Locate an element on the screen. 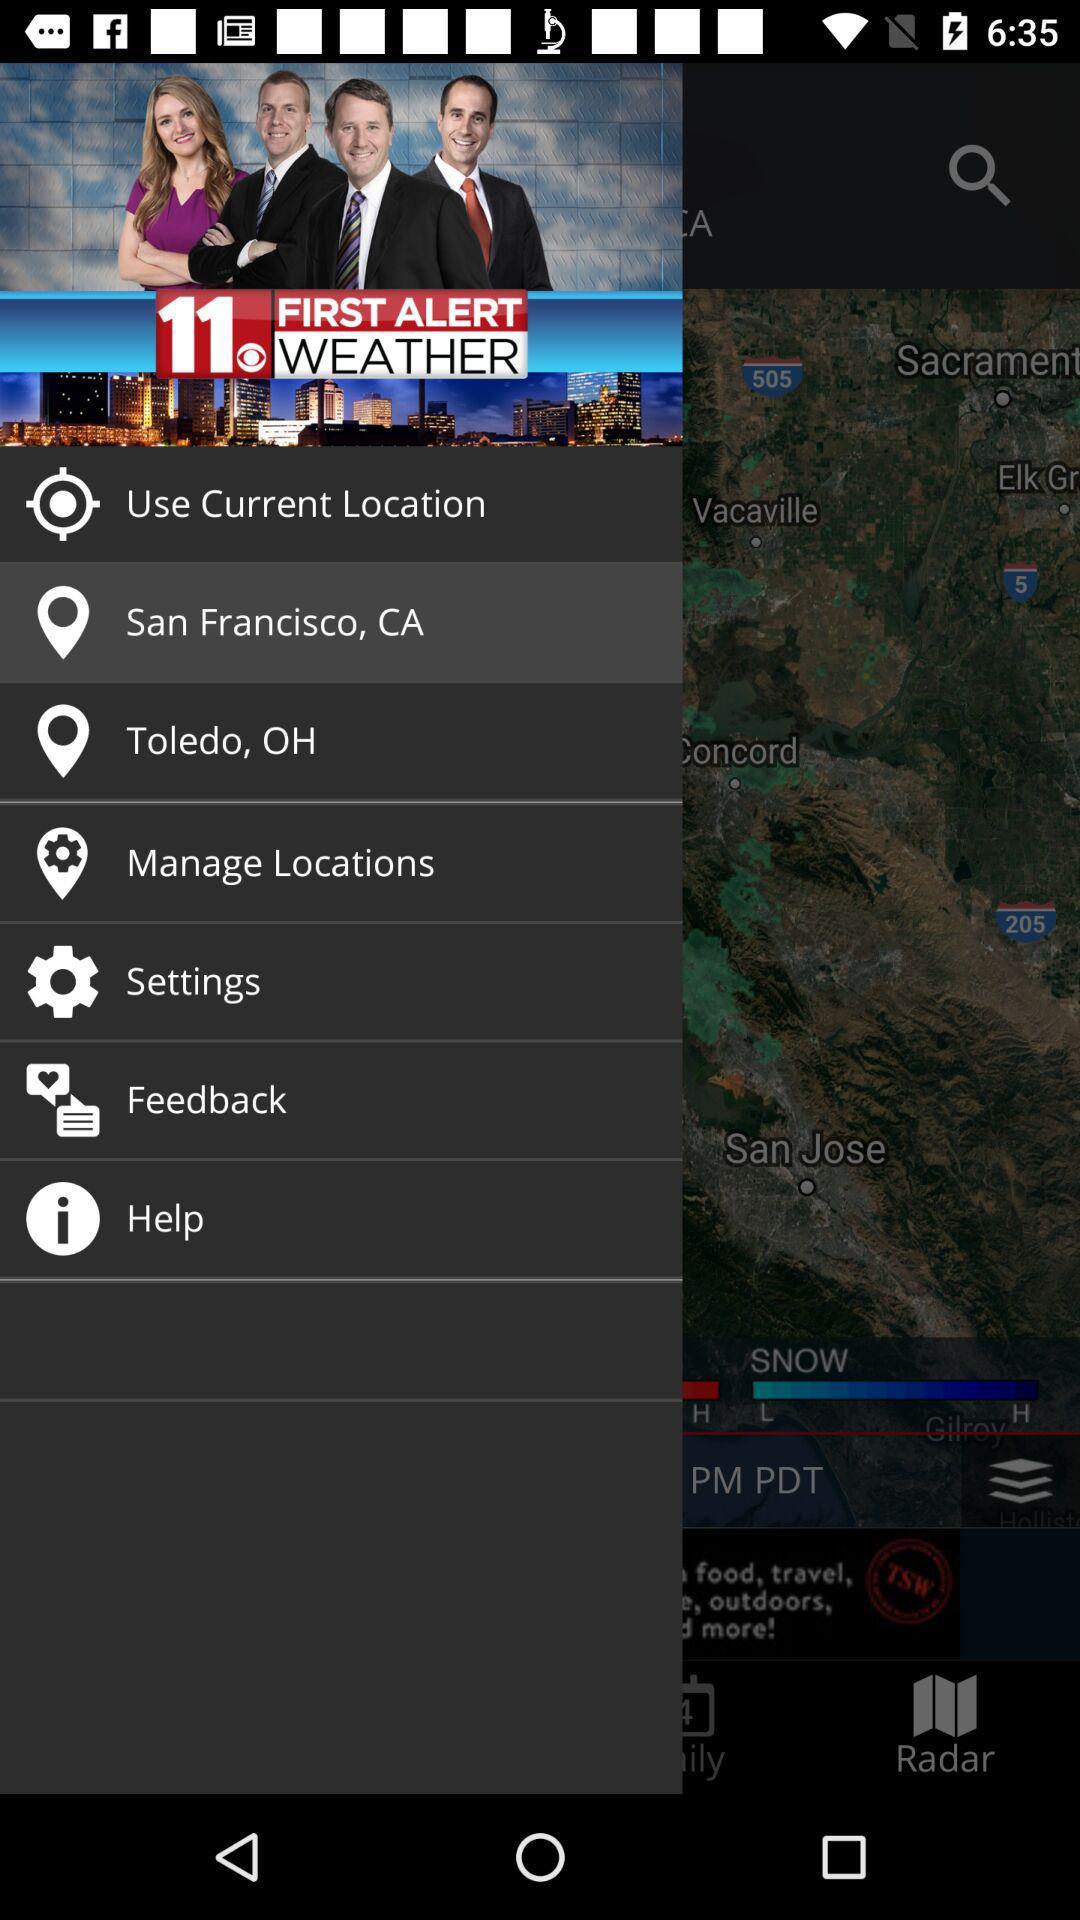 This screenshot has width=1080, height=1920. the search button at top right is located at coordinates (979, 175).